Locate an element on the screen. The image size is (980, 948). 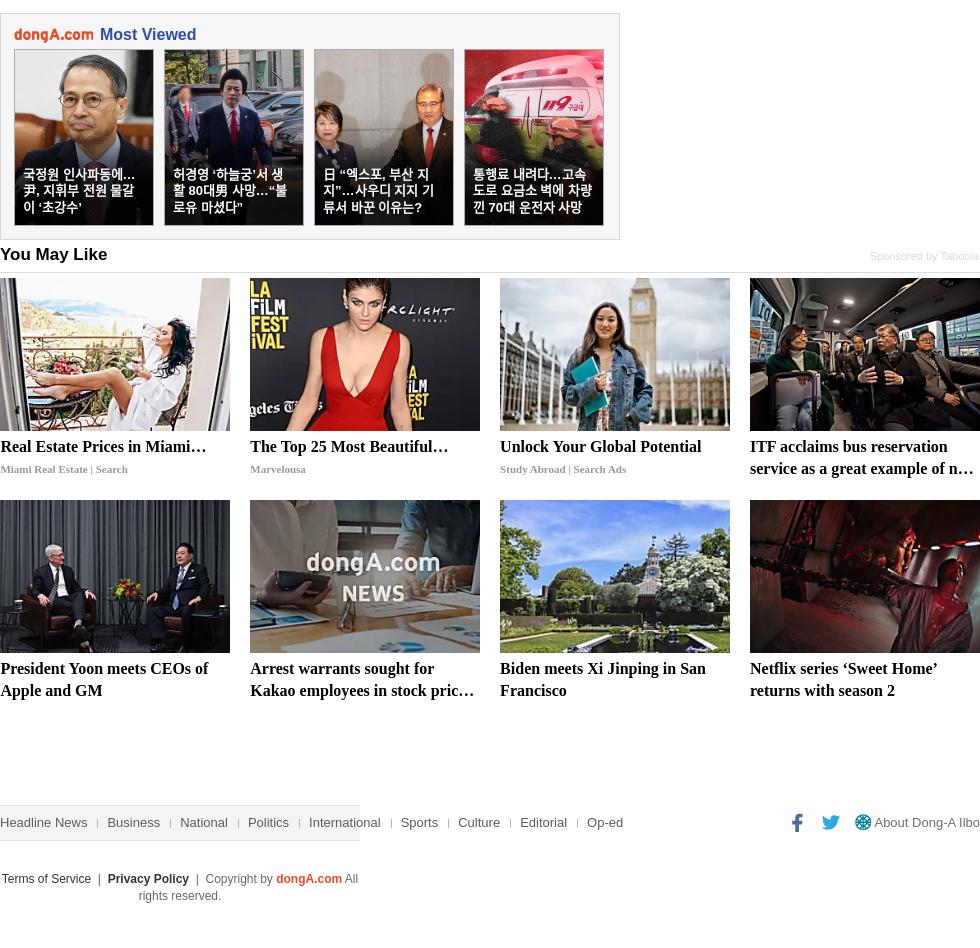
'Privacy Policy' is located at coordinates (147, 877).